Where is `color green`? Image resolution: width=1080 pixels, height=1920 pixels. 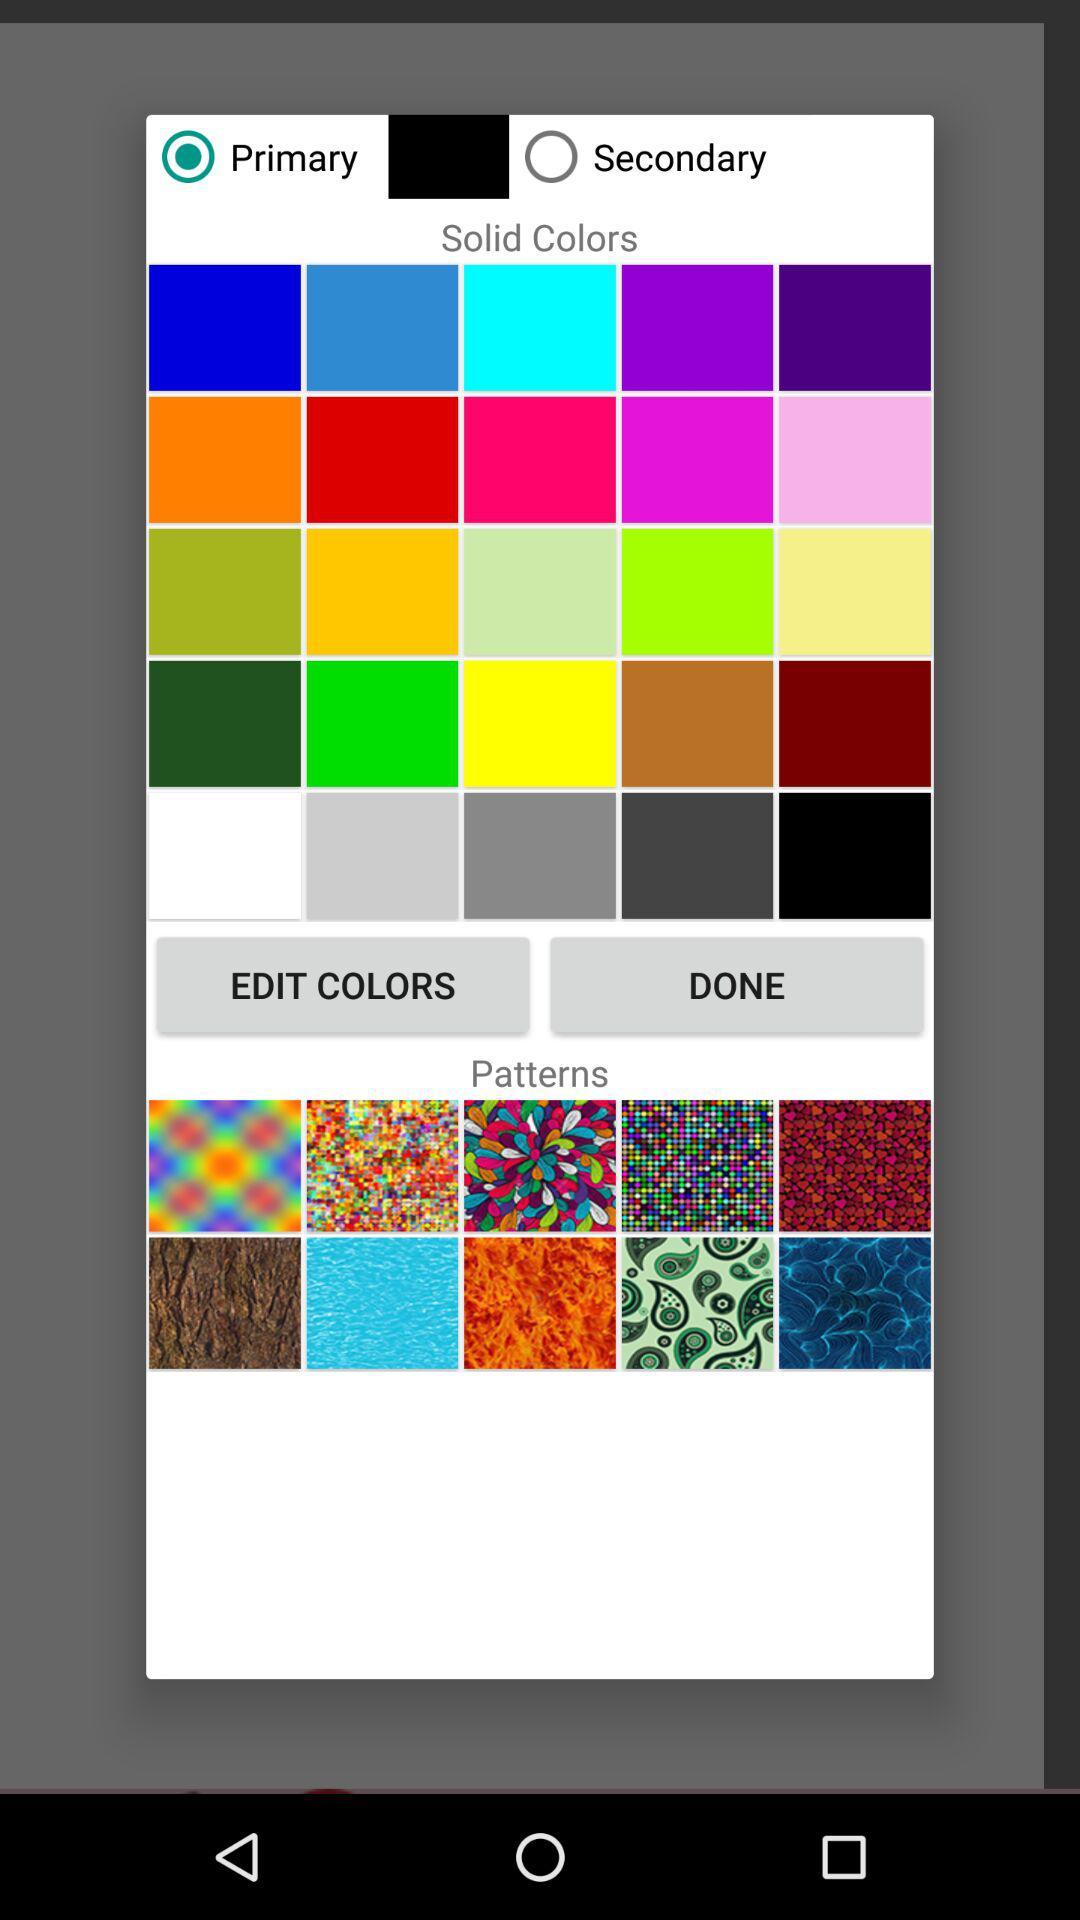 color green is located at coordinates (540, 590).